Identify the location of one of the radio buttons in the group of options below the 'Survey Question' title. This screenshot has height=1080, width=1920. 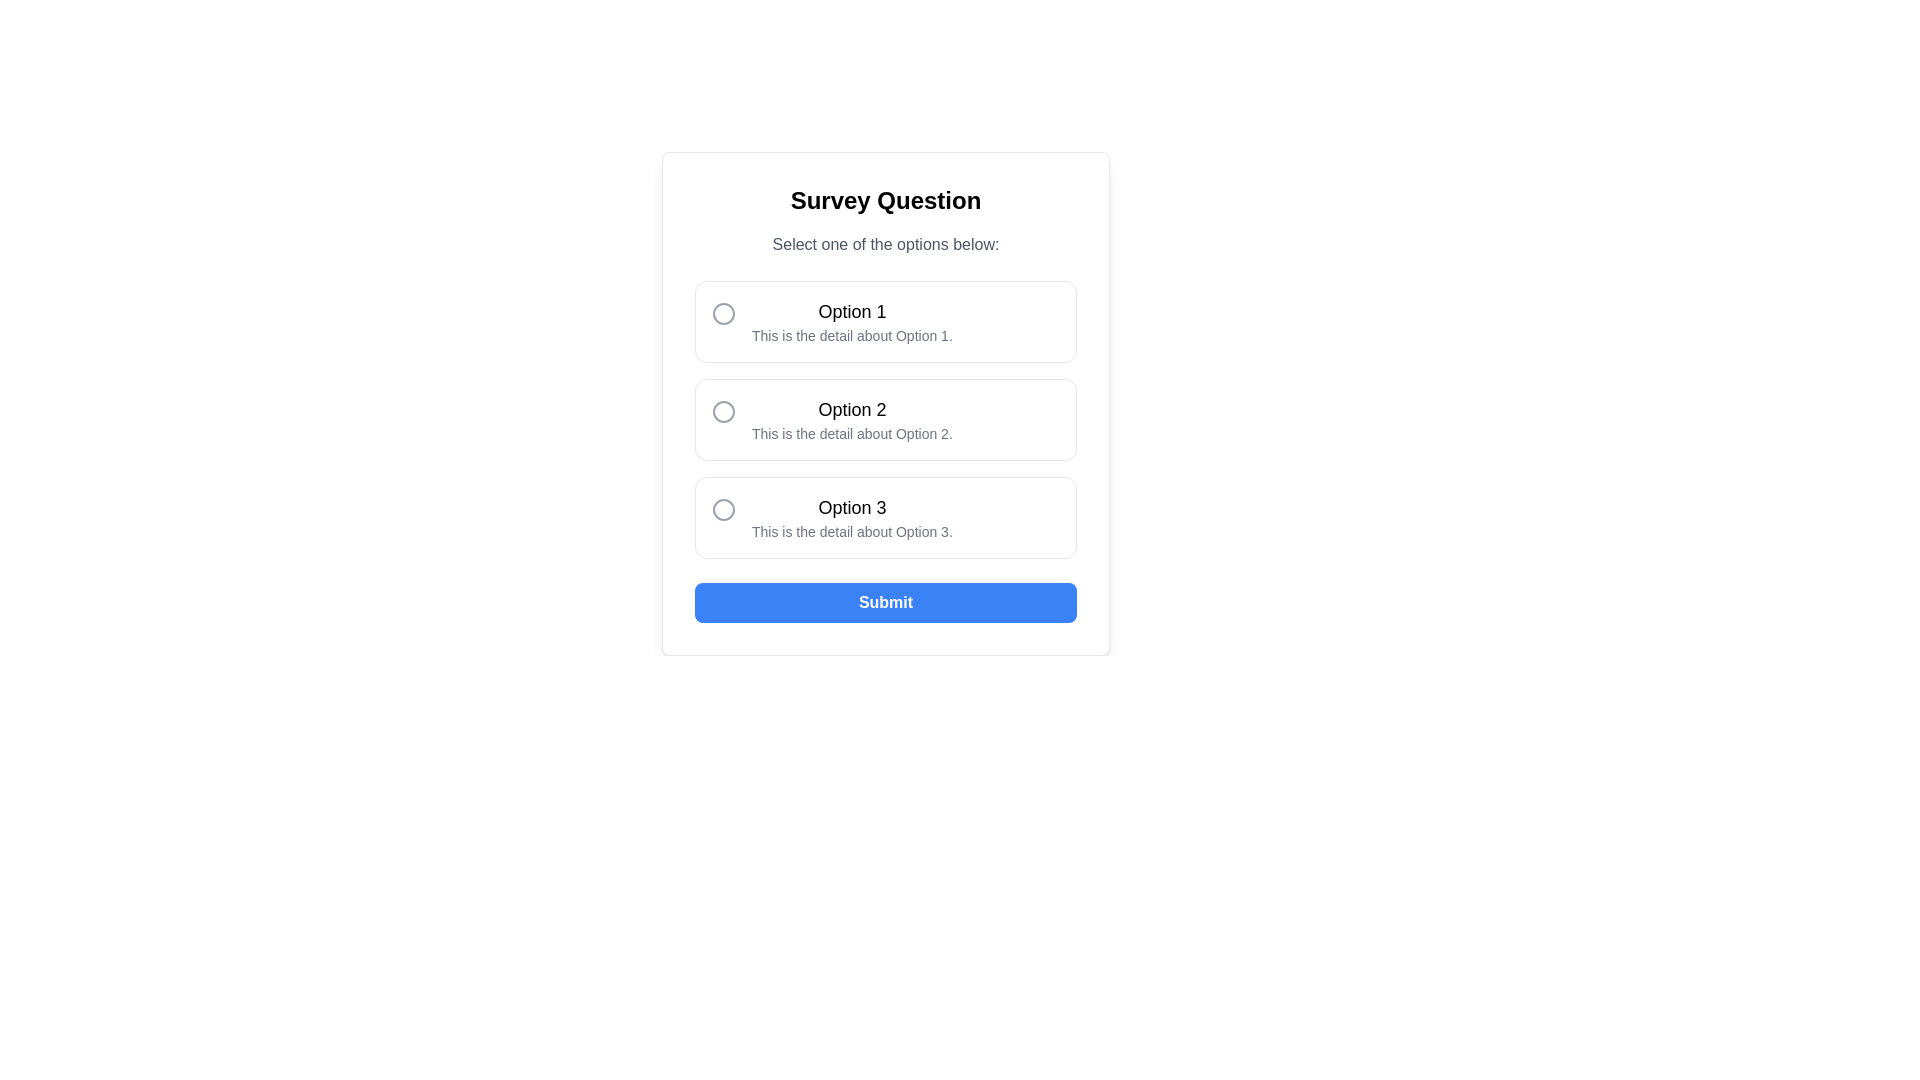
(885, 419).